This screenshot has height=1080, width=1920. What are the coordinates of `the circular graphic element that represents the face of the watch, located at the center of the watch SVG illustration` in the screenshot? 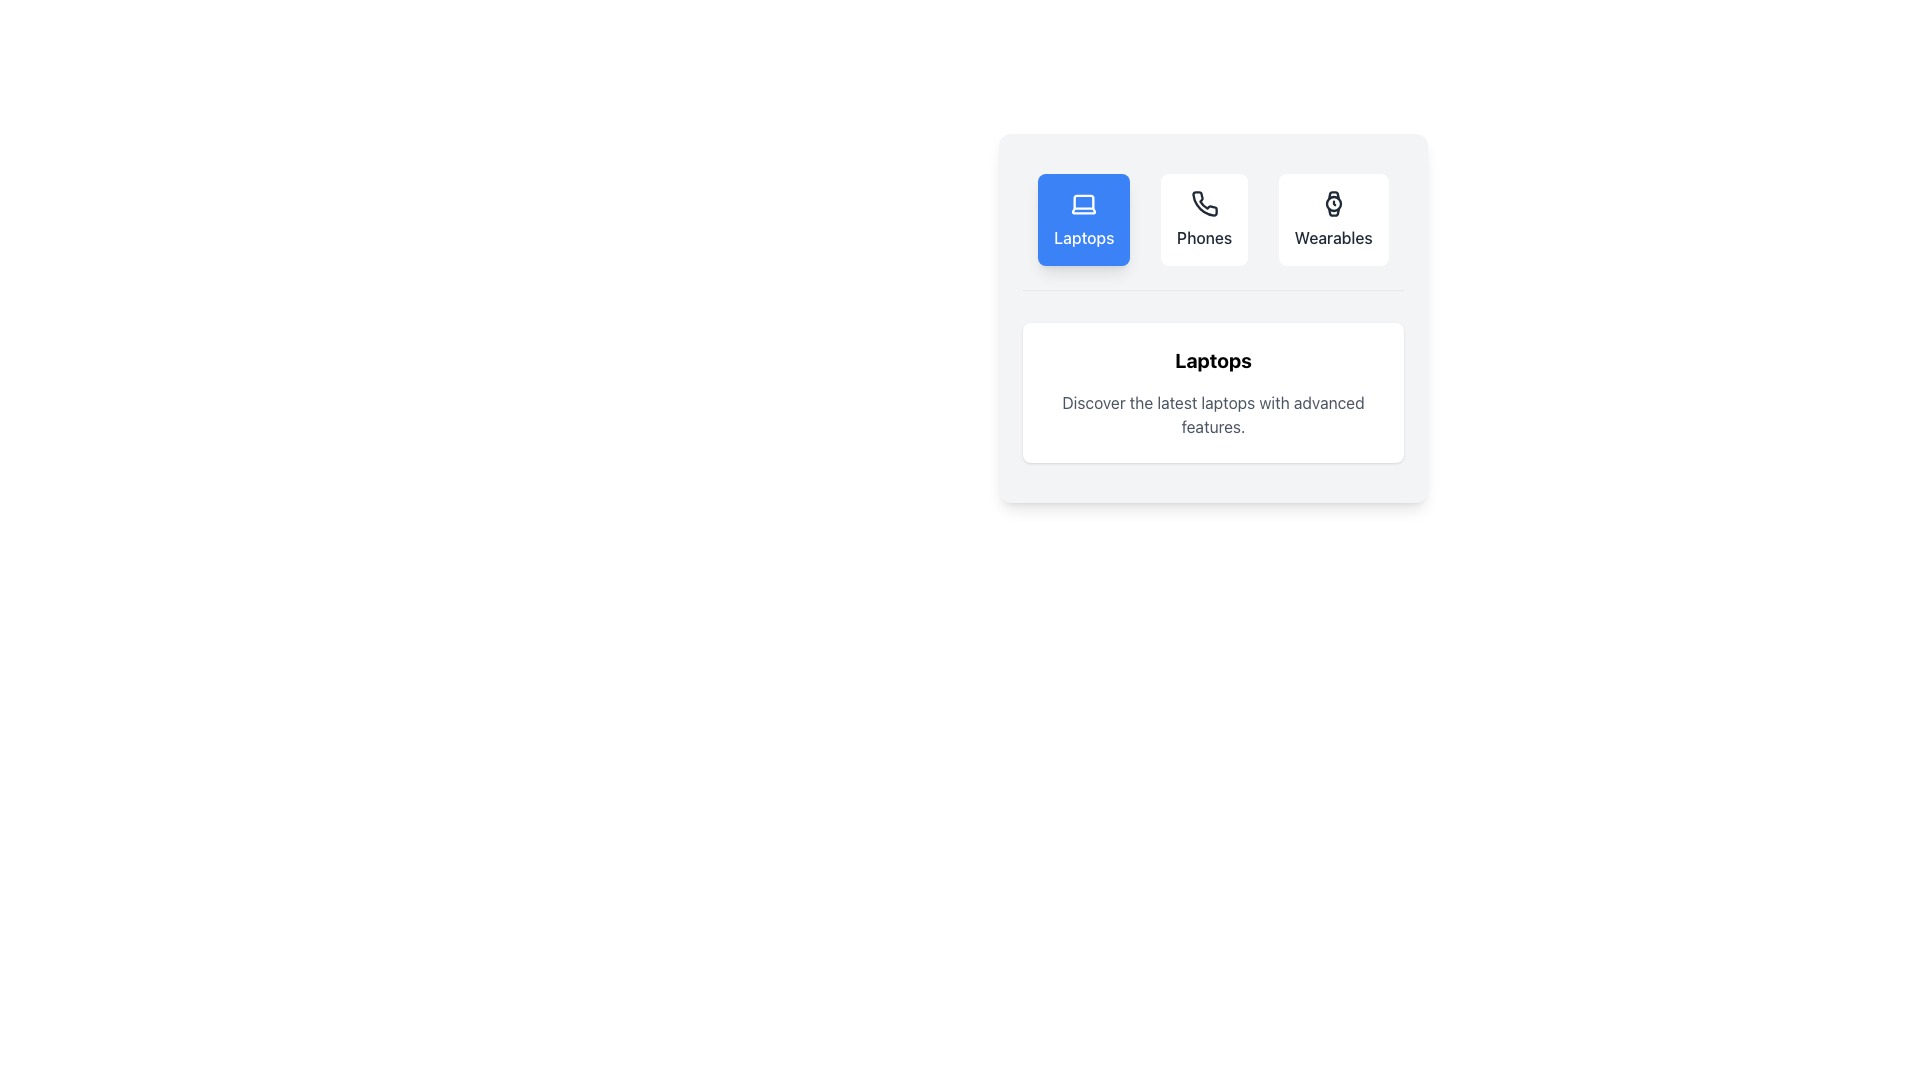 It's located at (1333, 204).